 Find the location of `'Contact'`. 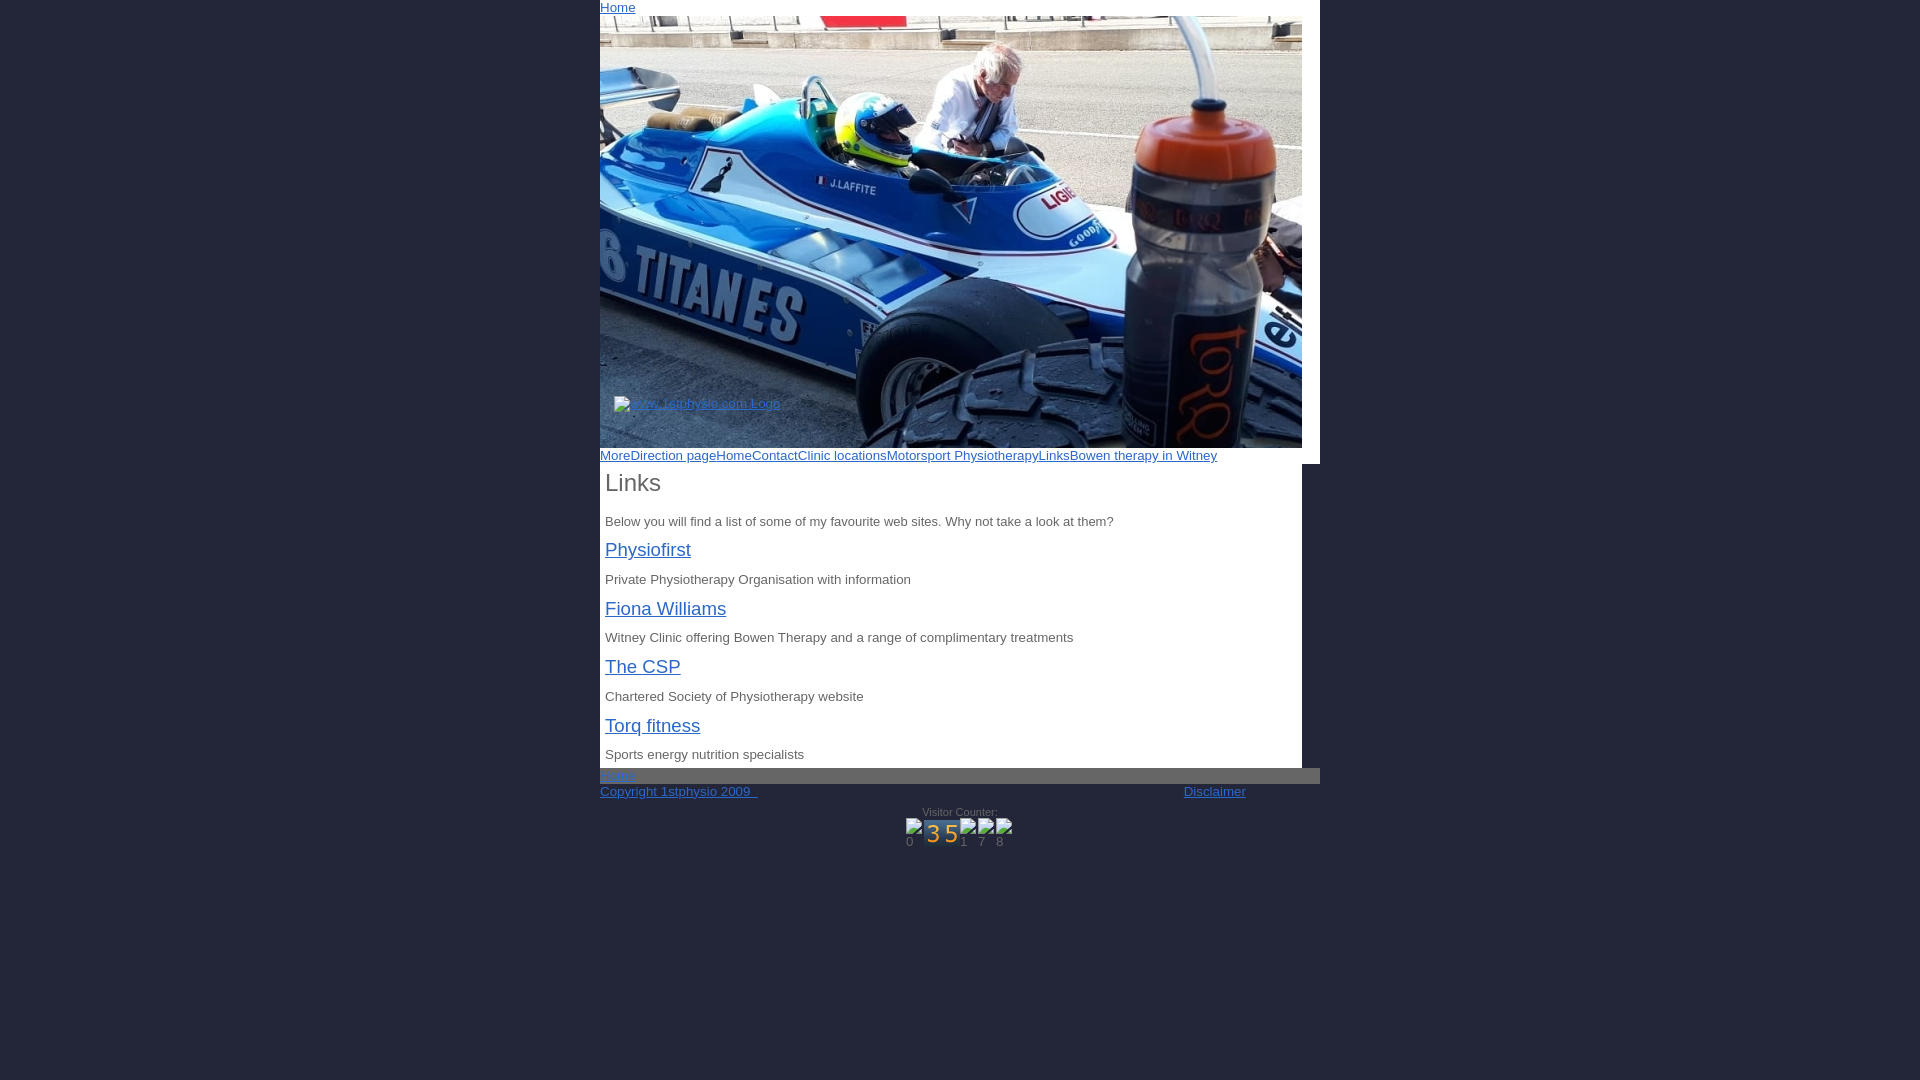

'Contact' is located at coordinates (751, 455).